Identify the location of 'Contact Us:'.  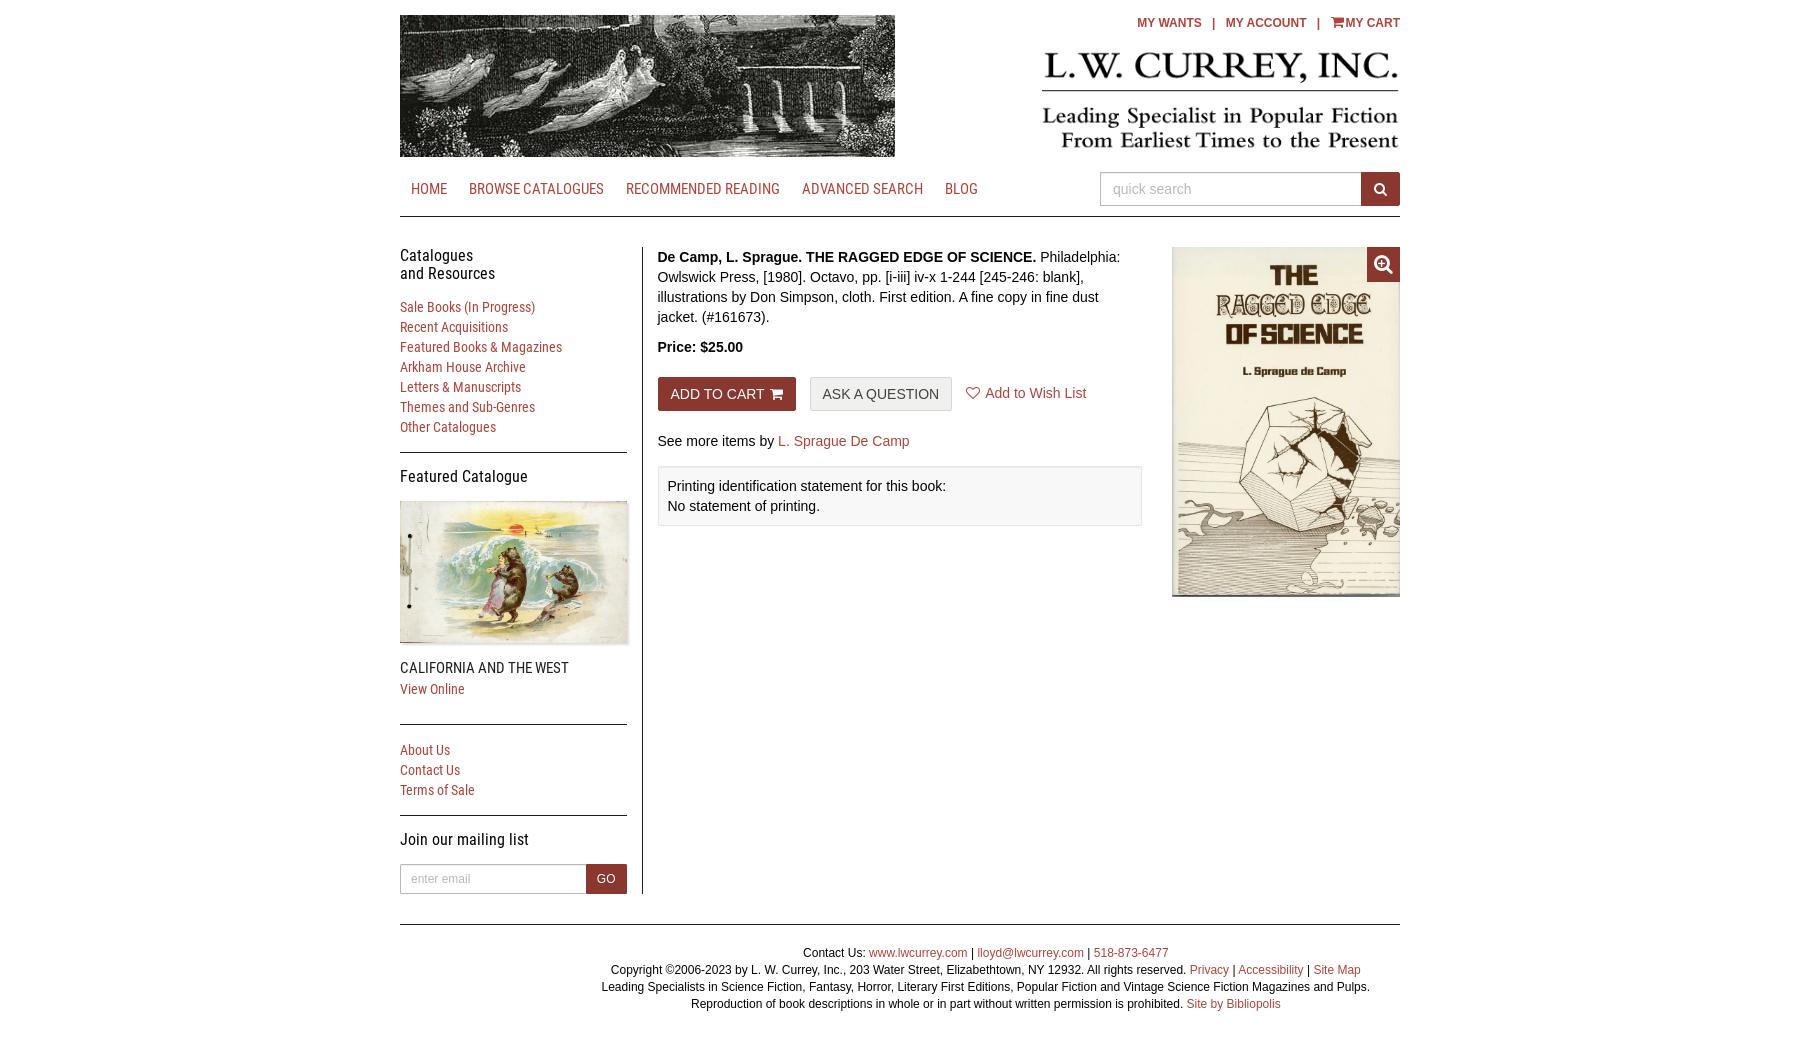
(835, 951).